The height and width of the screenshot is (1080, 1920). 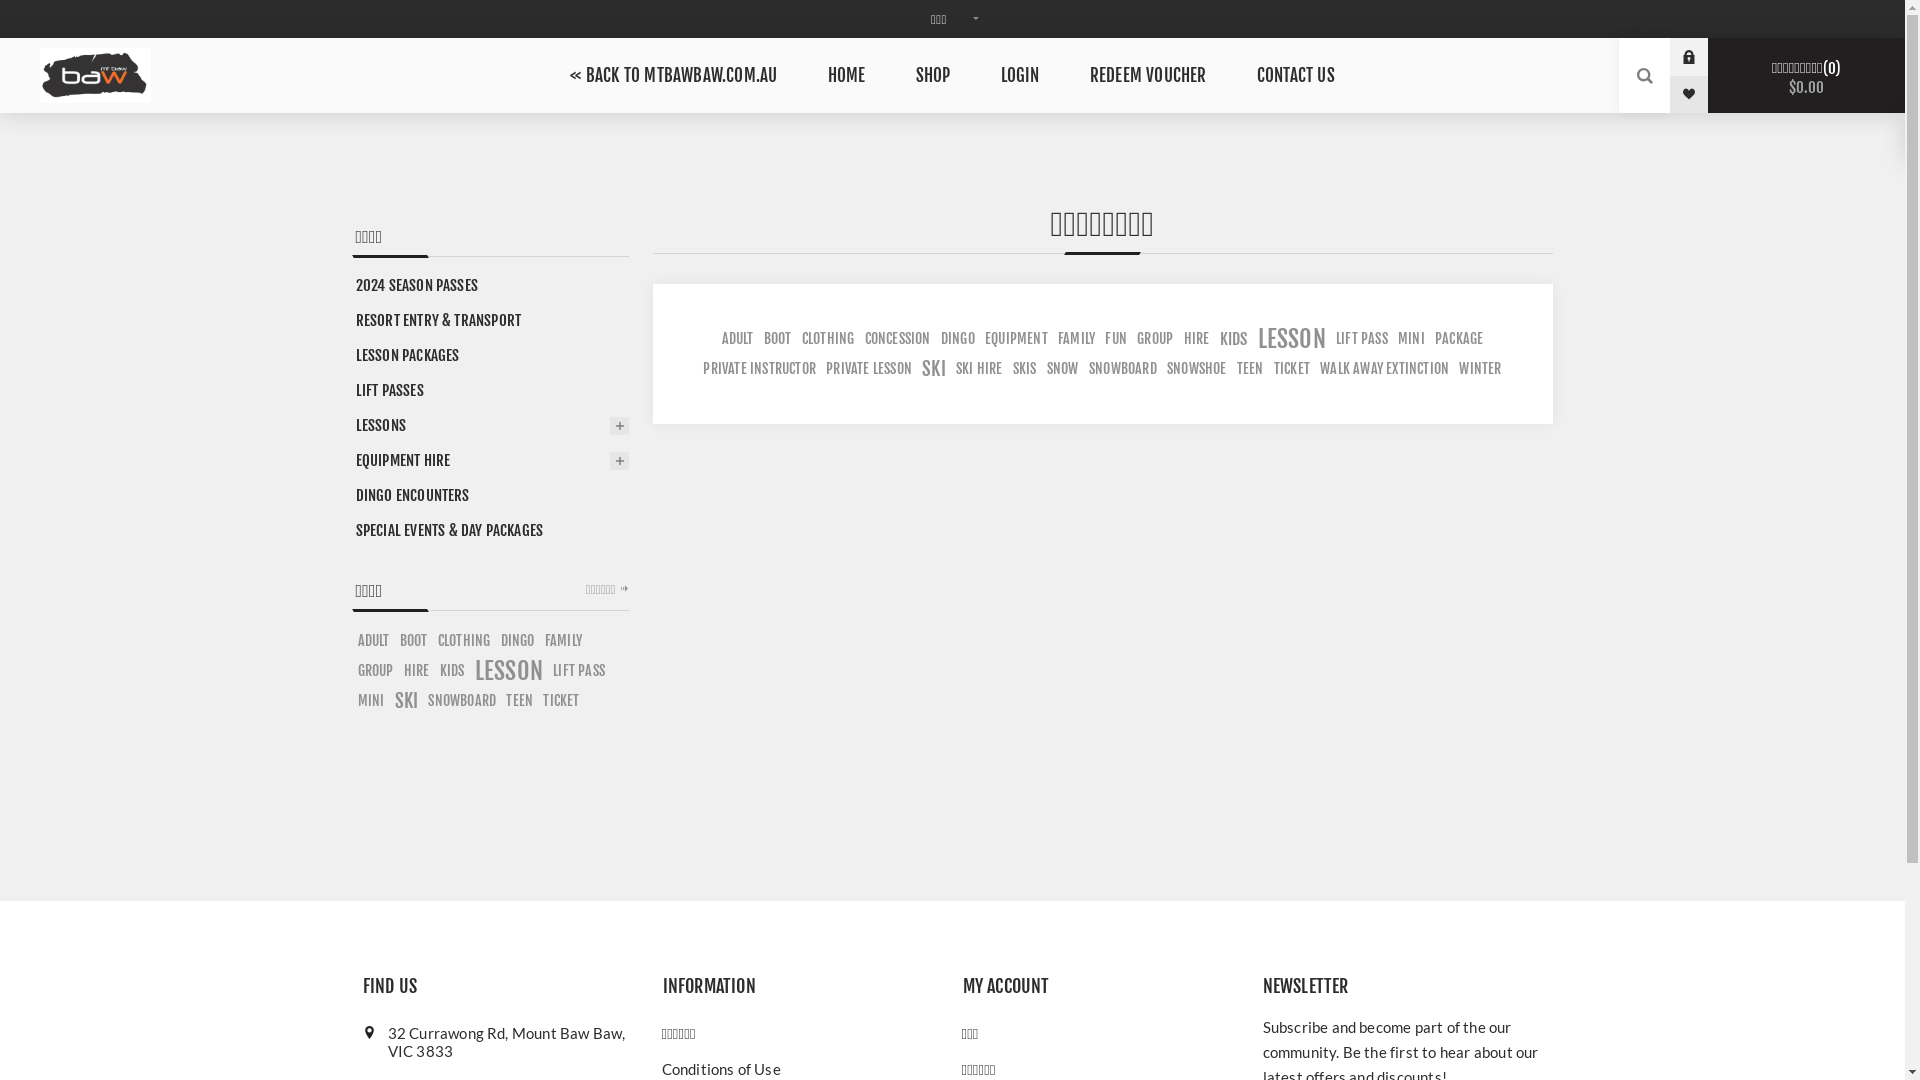 I want to click on 'WINTER', so click(x=1479, y=369).